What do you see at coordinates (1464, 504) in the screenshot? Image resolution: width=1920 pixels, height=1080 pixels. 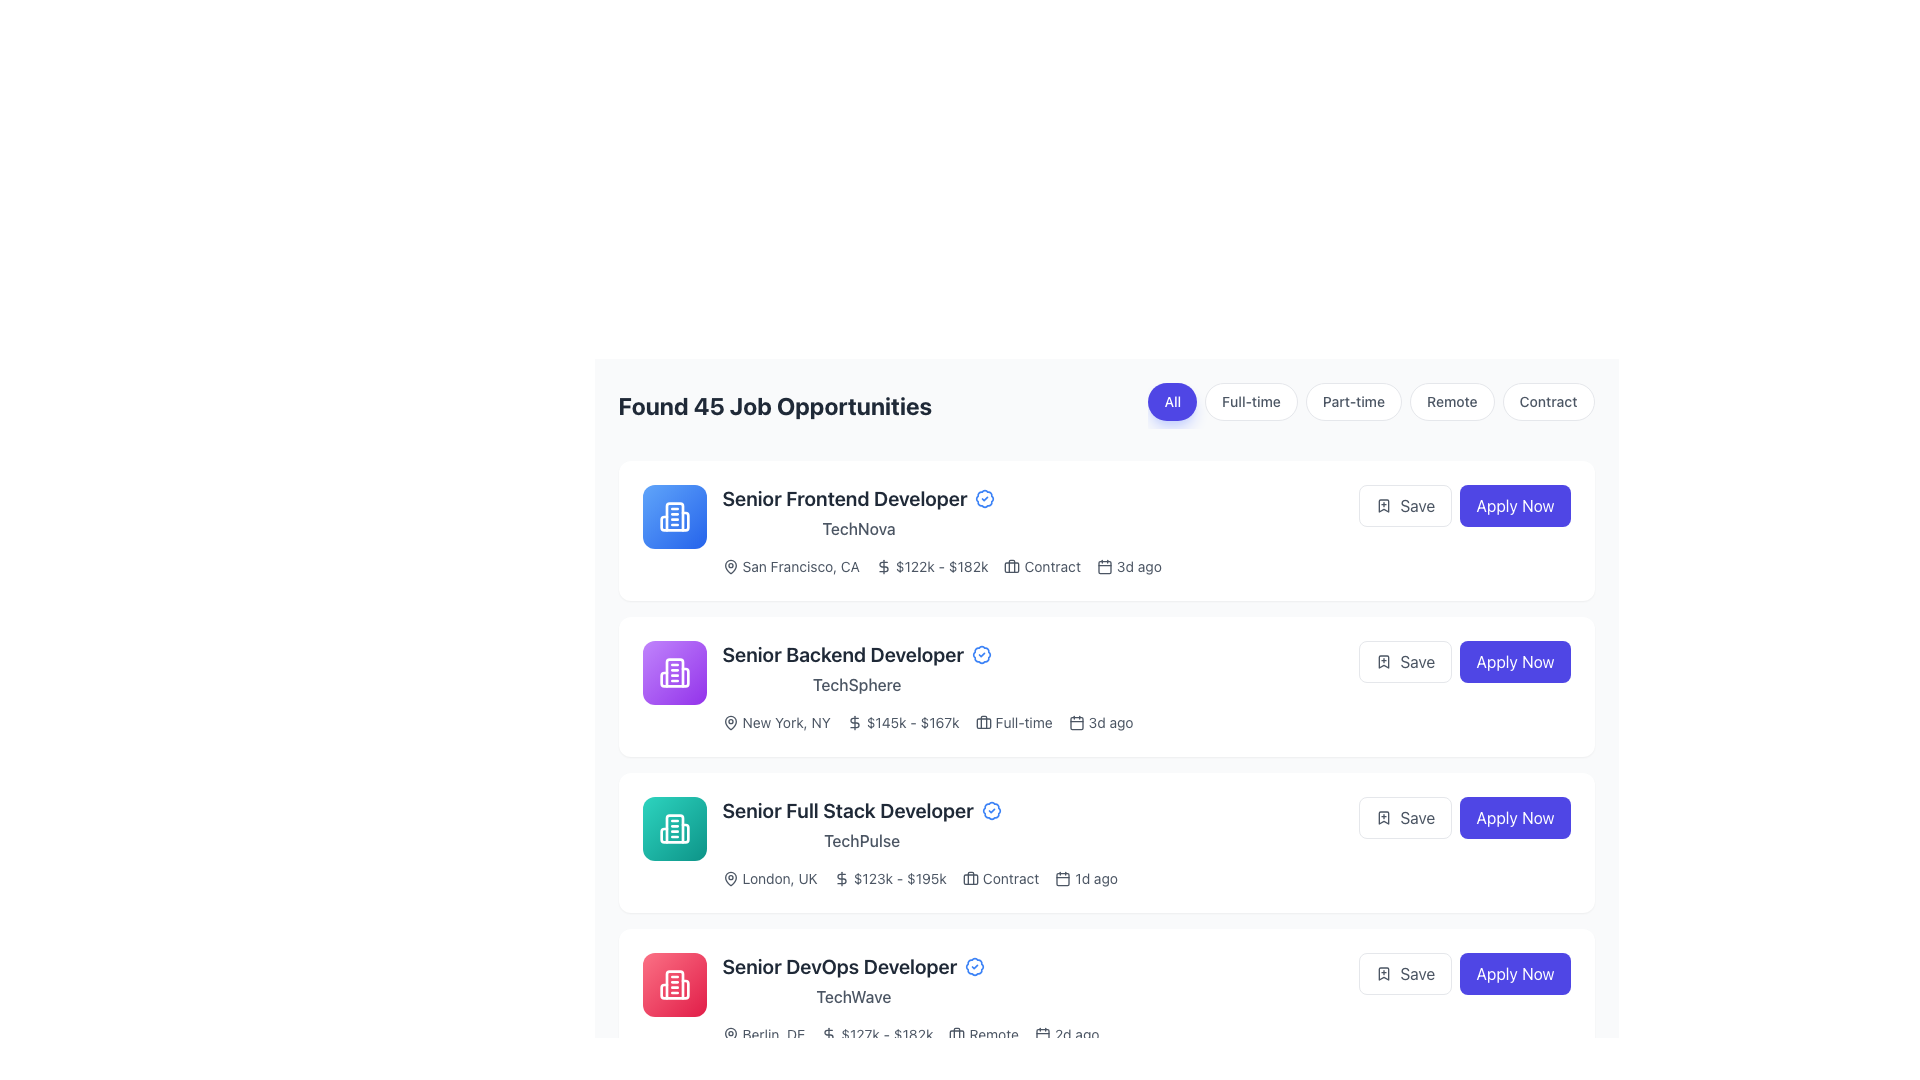 I see `the horizontally aligned button group which includes the 'Save' and 'Apply Now' buttons` at bounding box center [1464, 504].